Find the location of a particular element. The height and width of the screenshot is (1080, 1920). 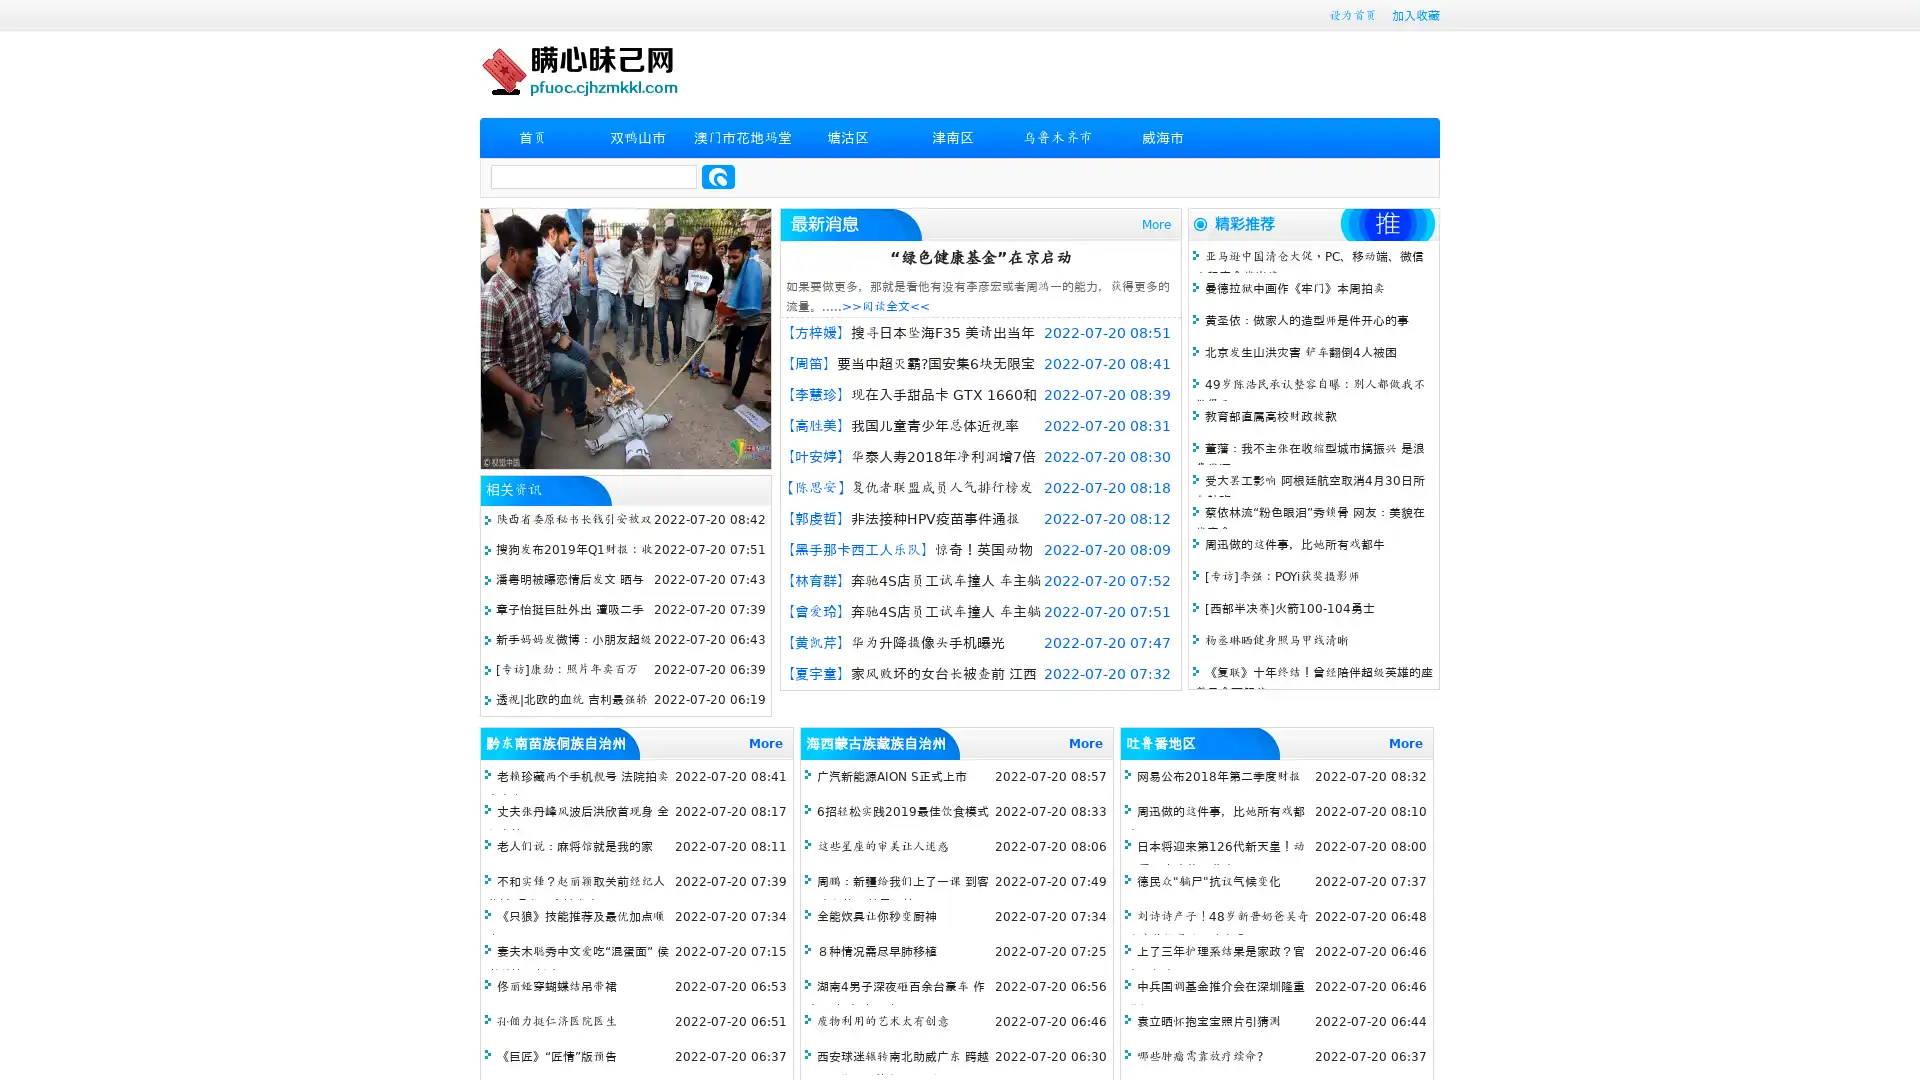

Search is located at coordinates (718, 176).